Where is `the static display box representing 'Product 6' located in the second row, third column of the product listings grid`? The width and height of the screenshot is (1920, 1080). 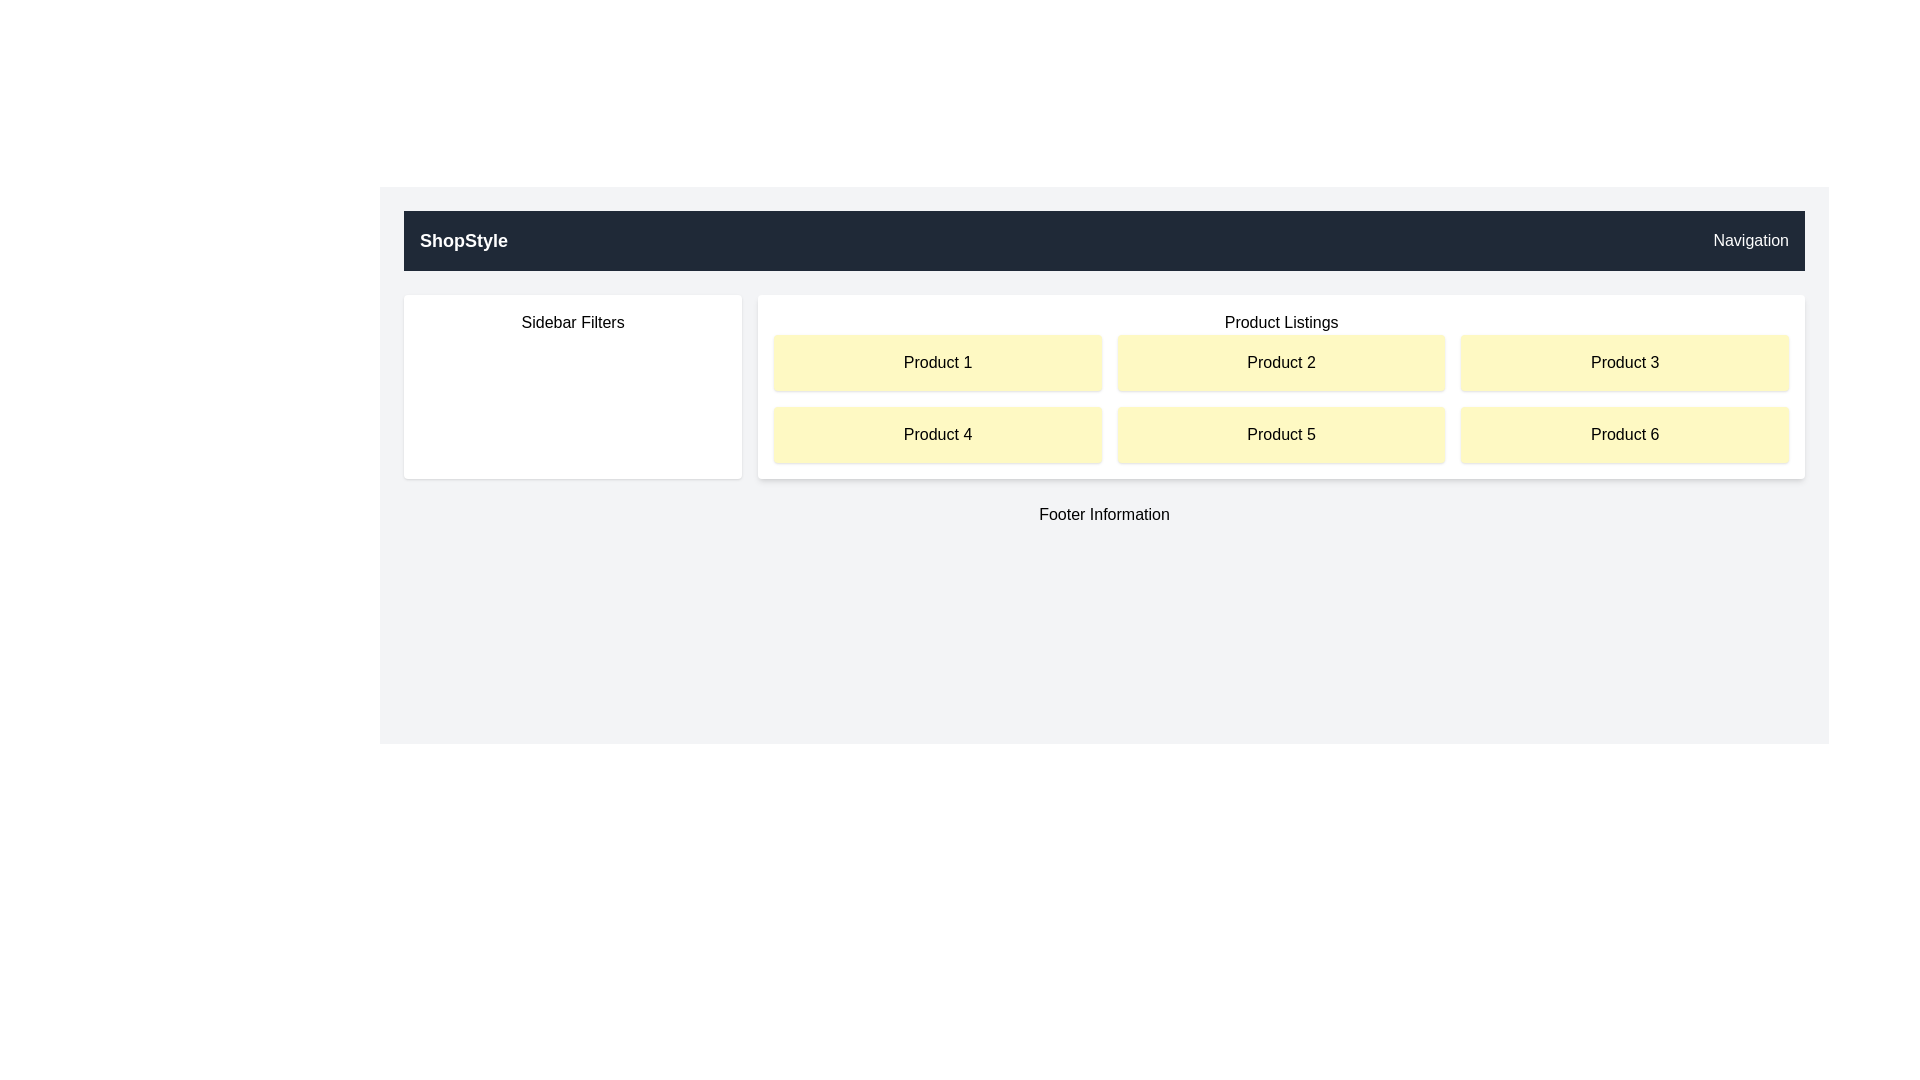
the static display box representing 'Product 6' located in the second row, third column of the product listings grid is located at coordinates (1625, 434).